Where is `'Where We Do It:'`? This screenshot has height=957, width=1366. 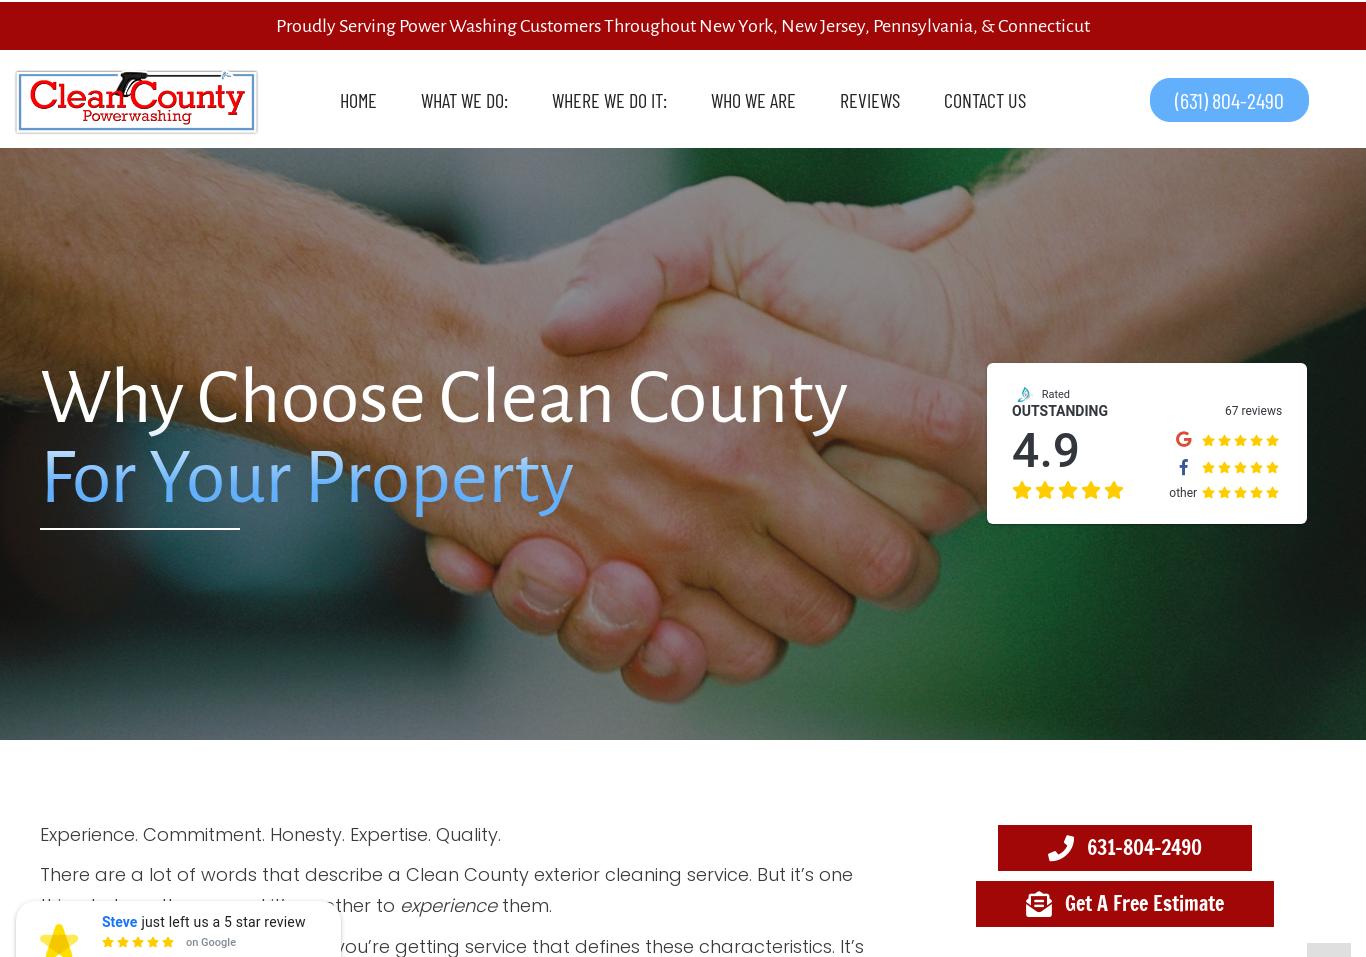
'Where We Do It:' is located at coordinates (552, 98).